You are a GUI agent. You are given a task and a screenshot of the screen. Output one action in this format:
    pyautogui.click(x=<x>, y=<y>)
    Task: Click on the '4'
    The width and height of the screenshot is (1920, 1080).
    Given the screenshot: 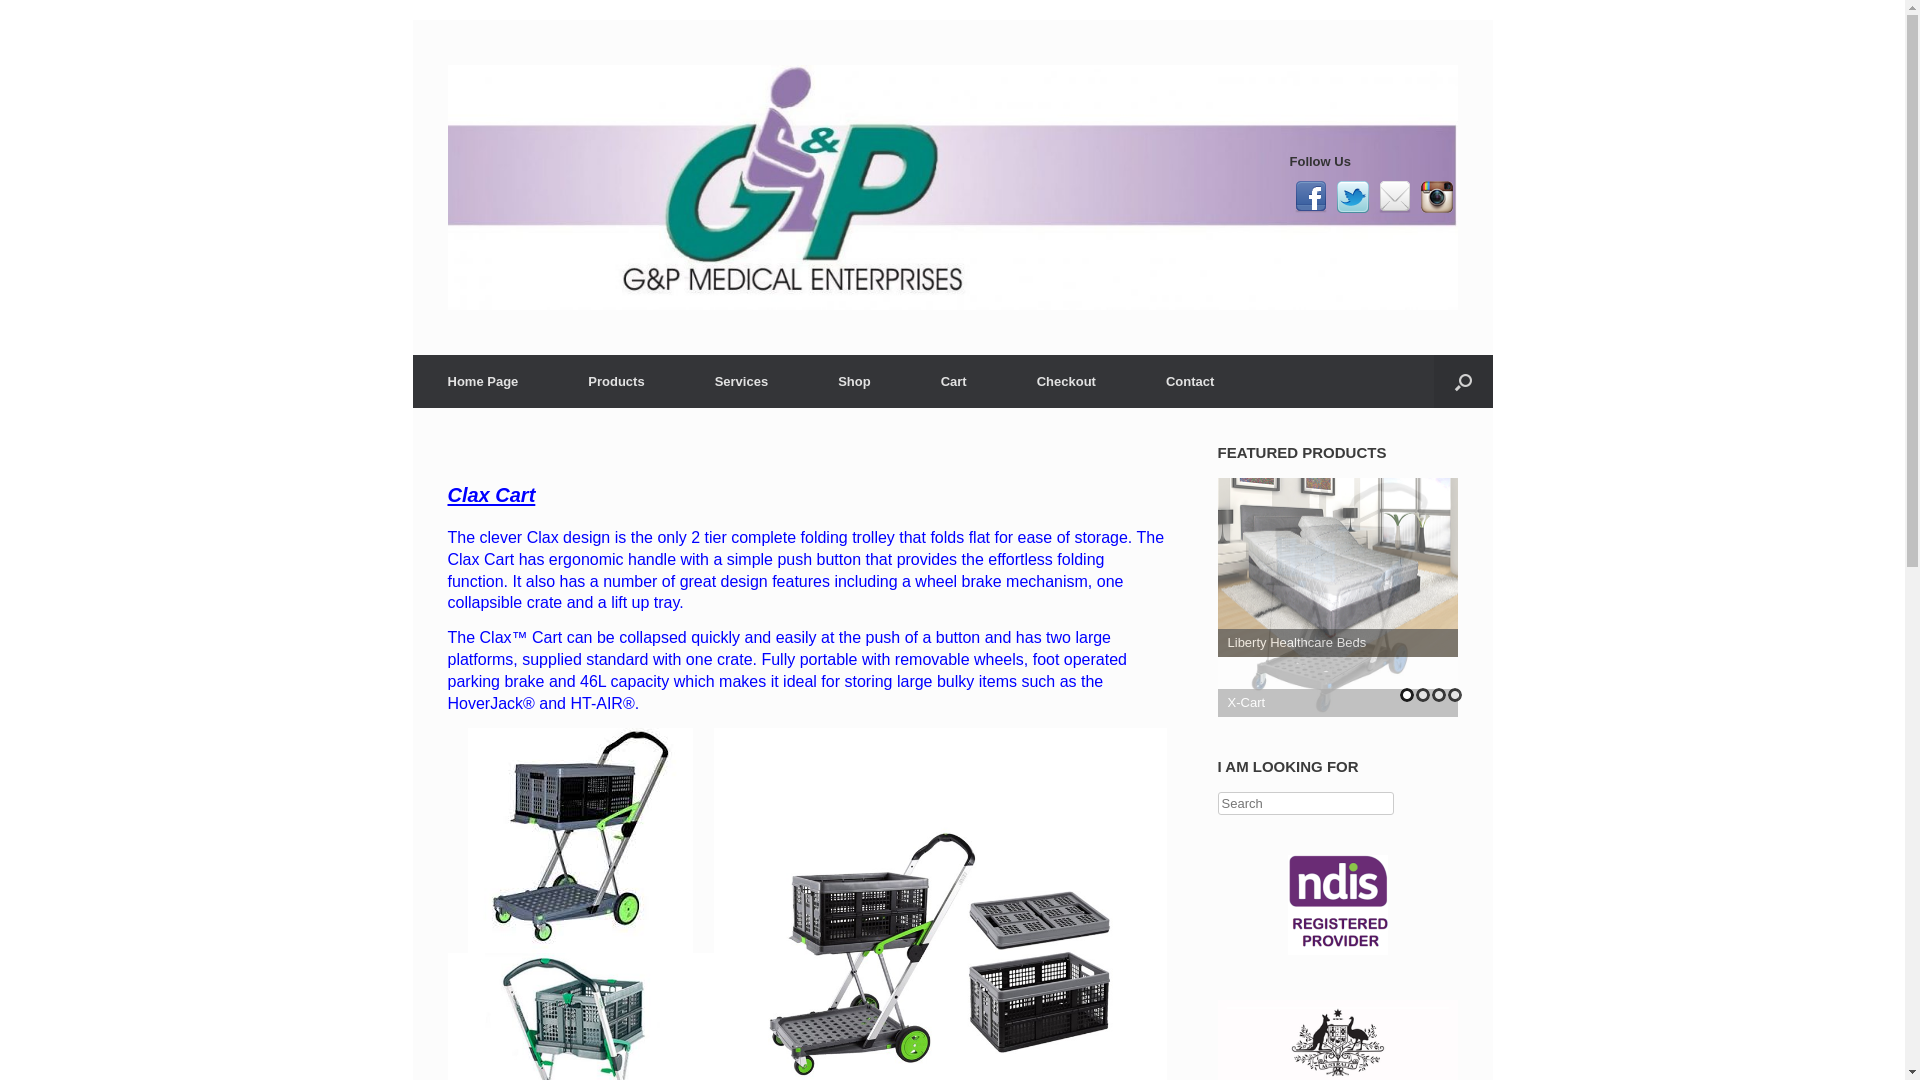 What is the action you would take?
    pyautogui.click(x=1448, y=693)
    